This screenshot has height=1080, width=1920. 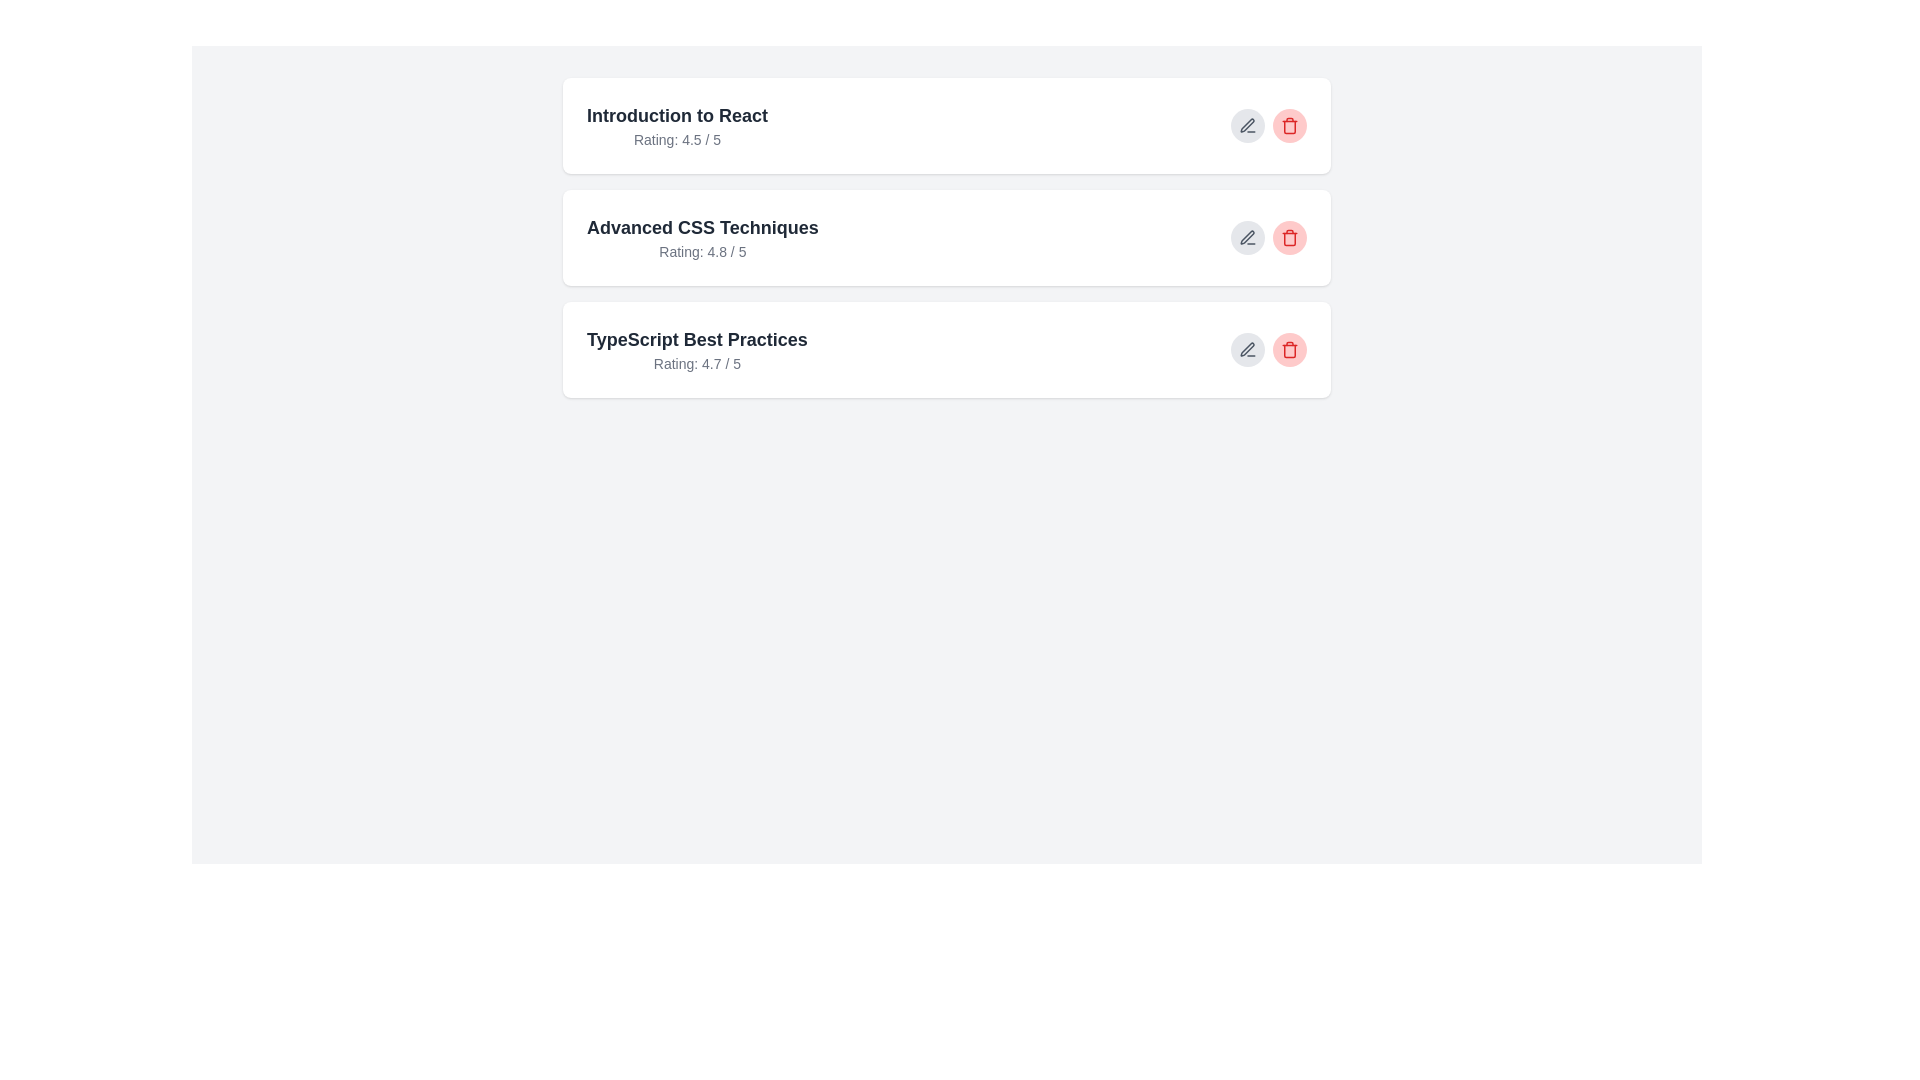 I want to click on the edit icon button associated with the 'Advanced CSS Techniques' entry to initiate the edit action, so click(x=1247, y=237).